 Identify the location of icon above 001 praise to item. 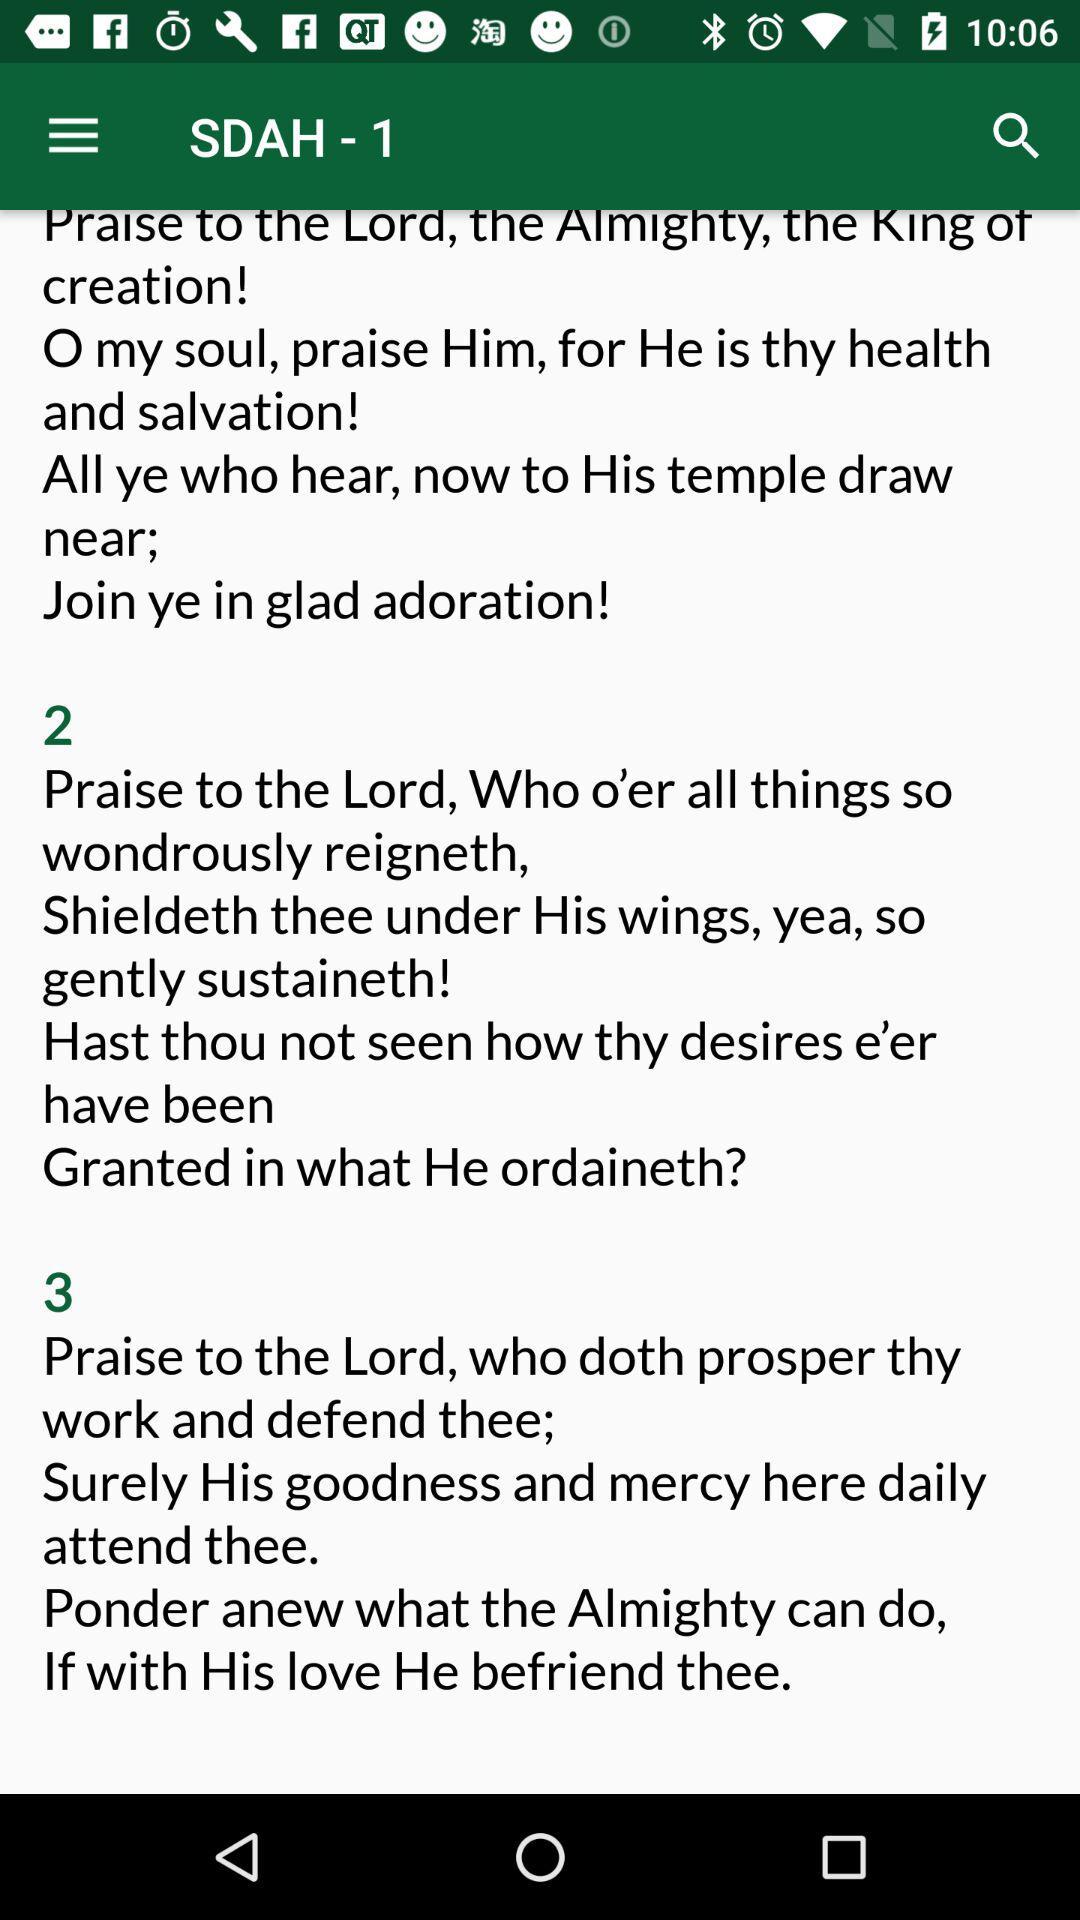
(1017, 135).